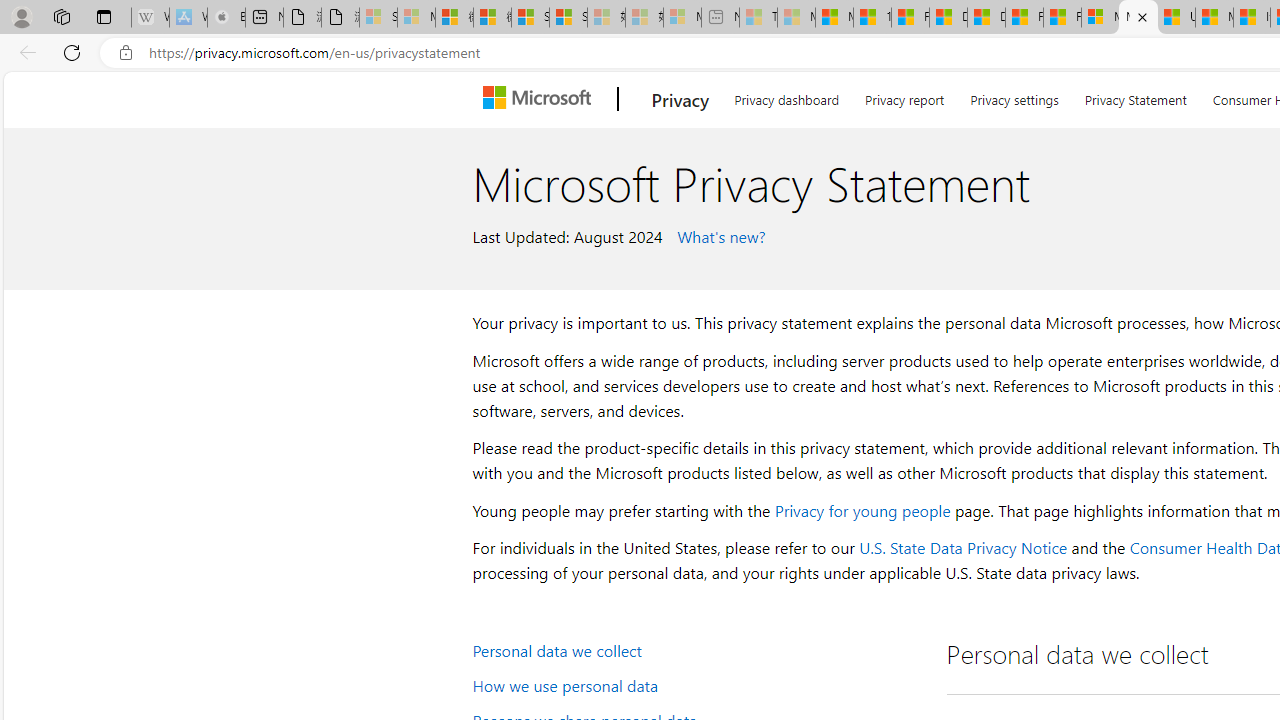  What do you see at coordinates (541, 99) in the screenshot?
I see `'Microsoft'` at bounding box center [541, 99].